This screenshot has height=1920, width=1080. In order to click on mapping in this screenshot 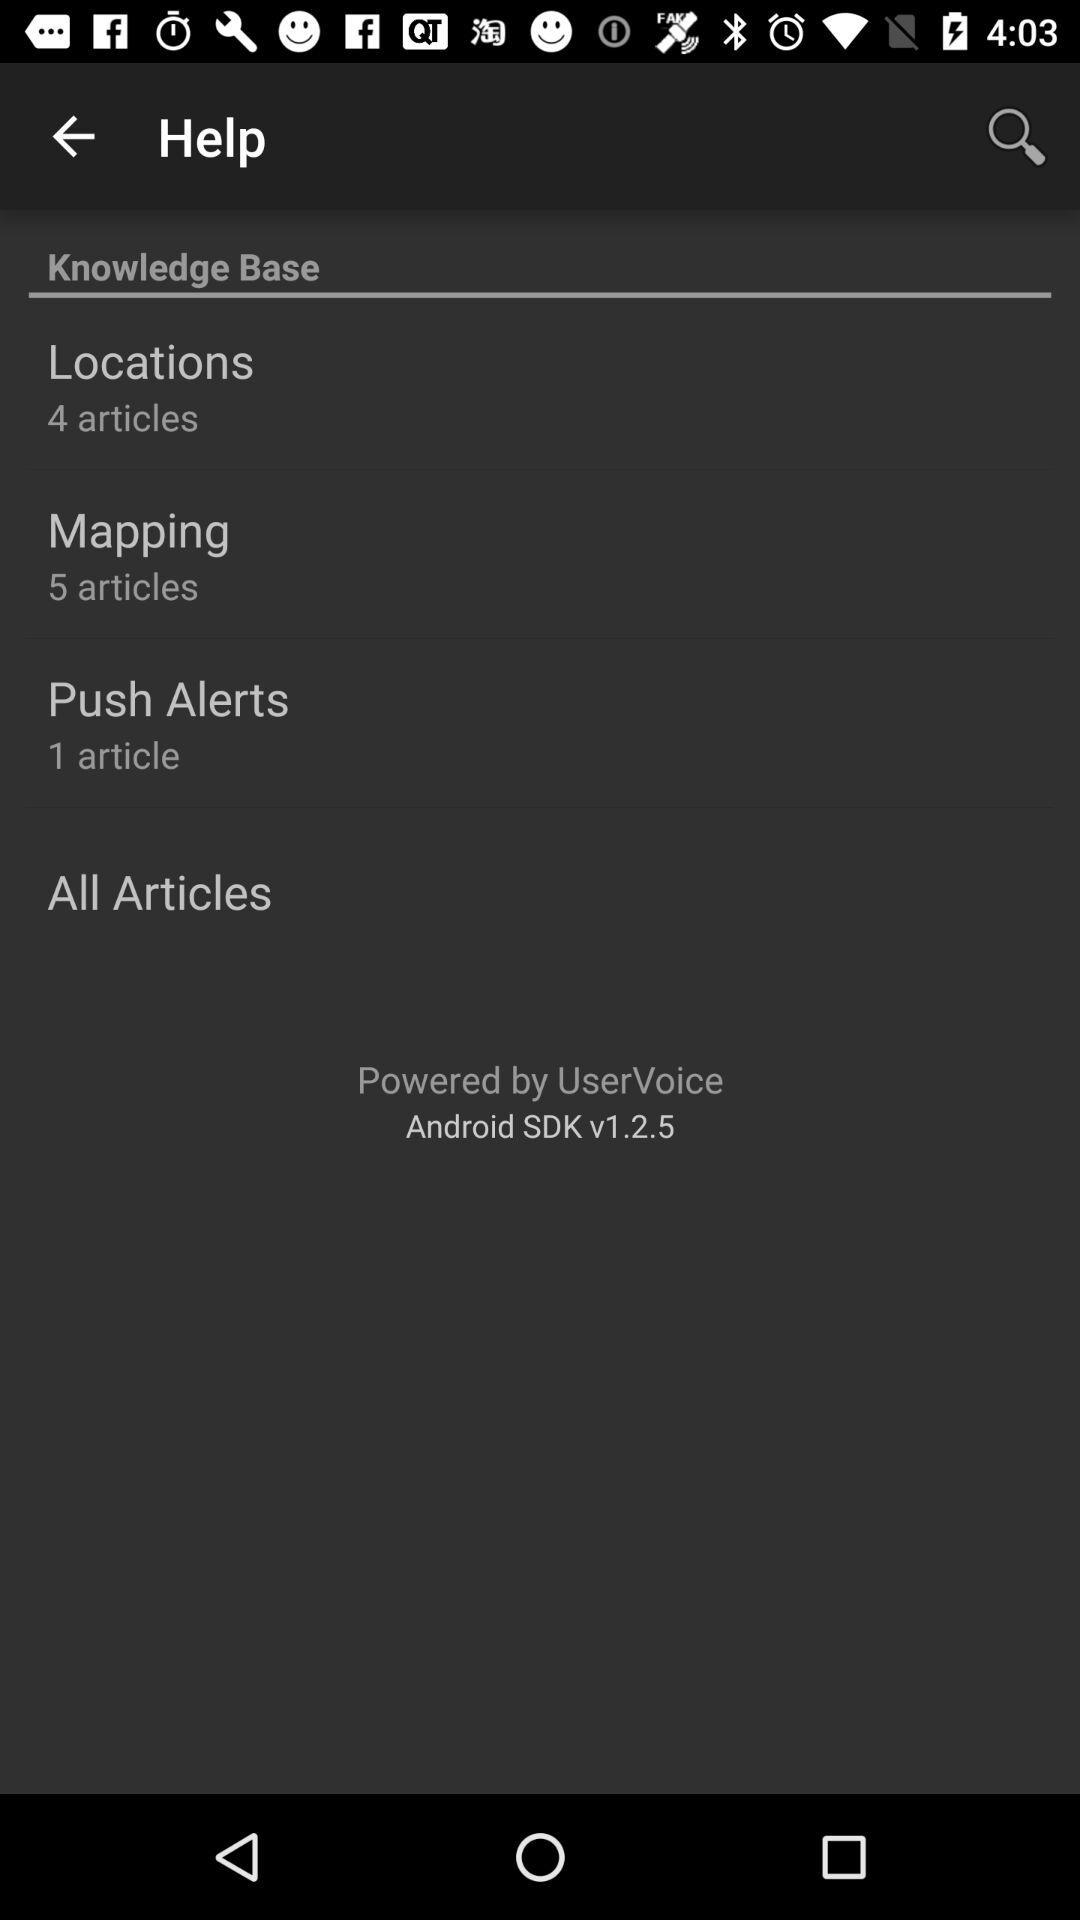, I will do `click(137, 529)`.